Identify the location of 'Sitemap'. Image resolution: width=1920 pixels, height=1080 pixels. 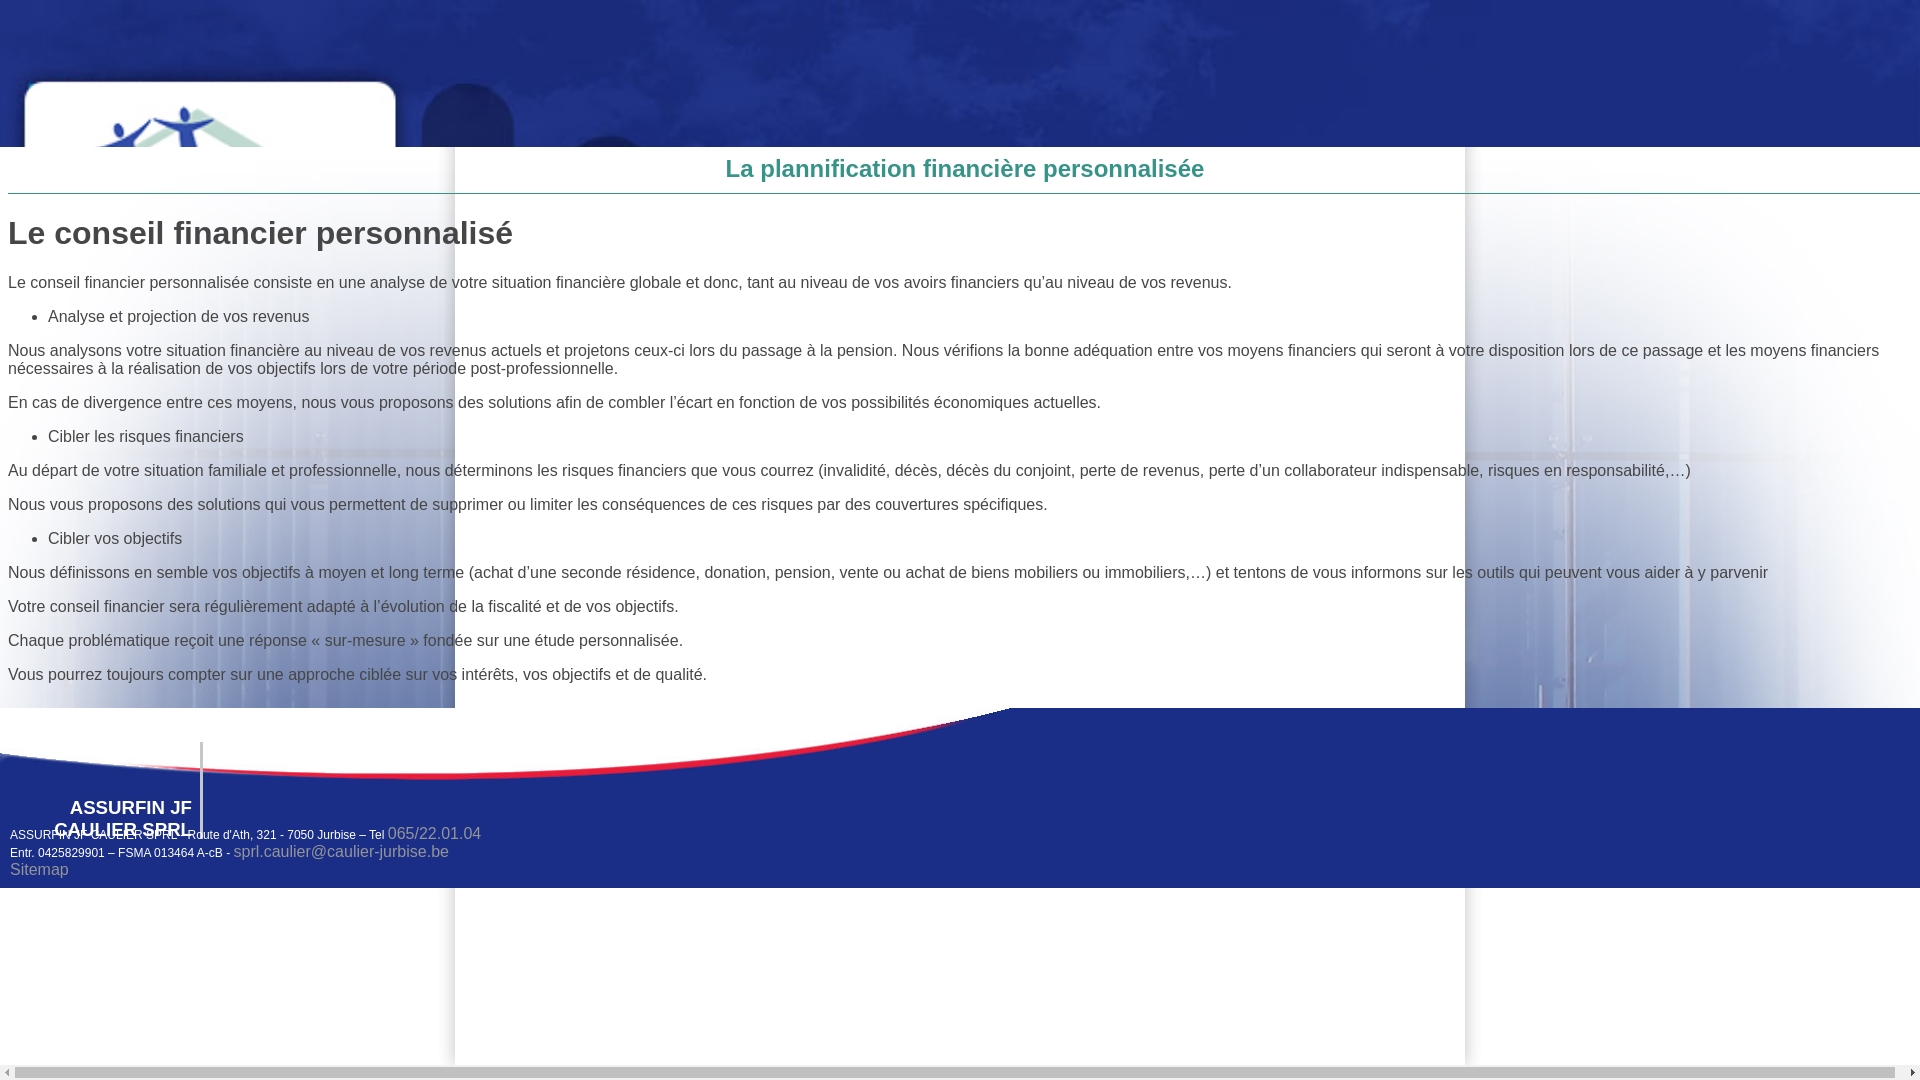
(39, 868).